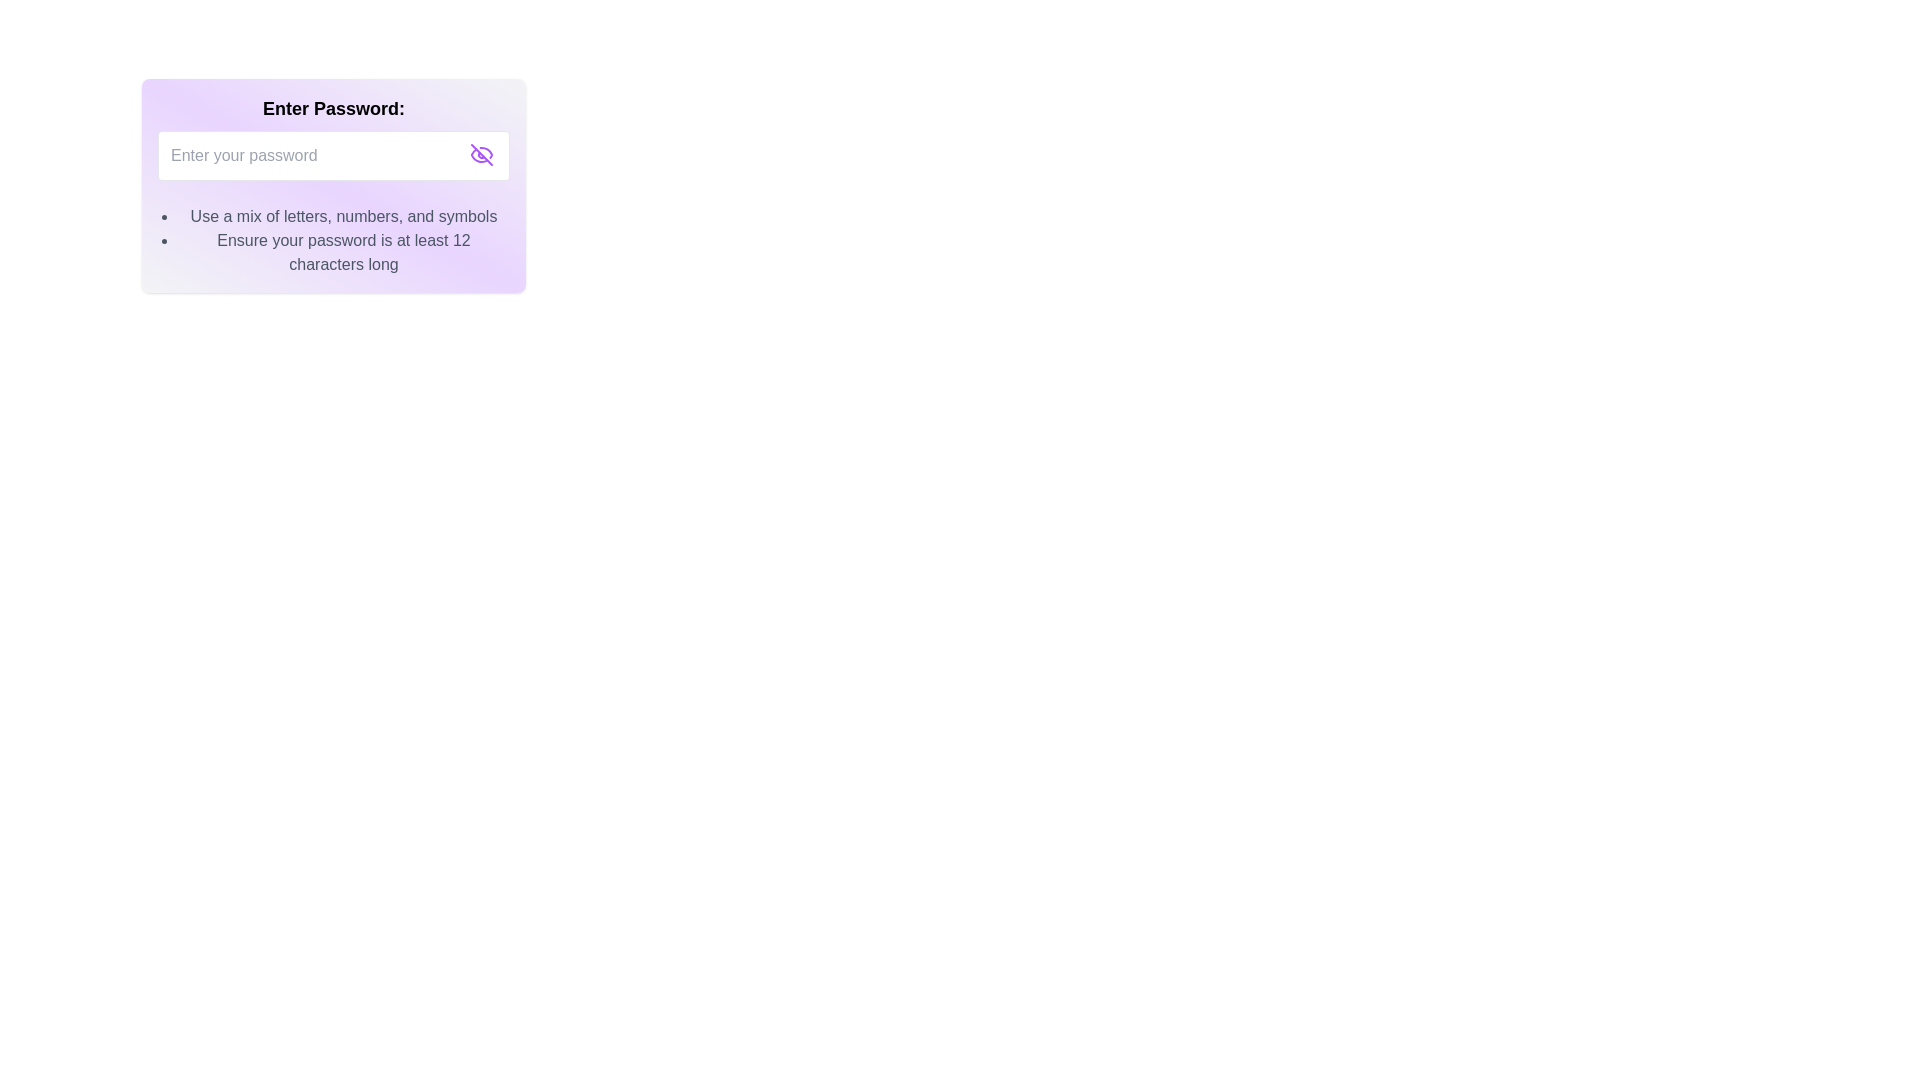  I want to click on the informational Text label that prompts users to create a secure password, which is the second item in a bulleted list beneath the 'Enter Password' section, so click(344, 252).